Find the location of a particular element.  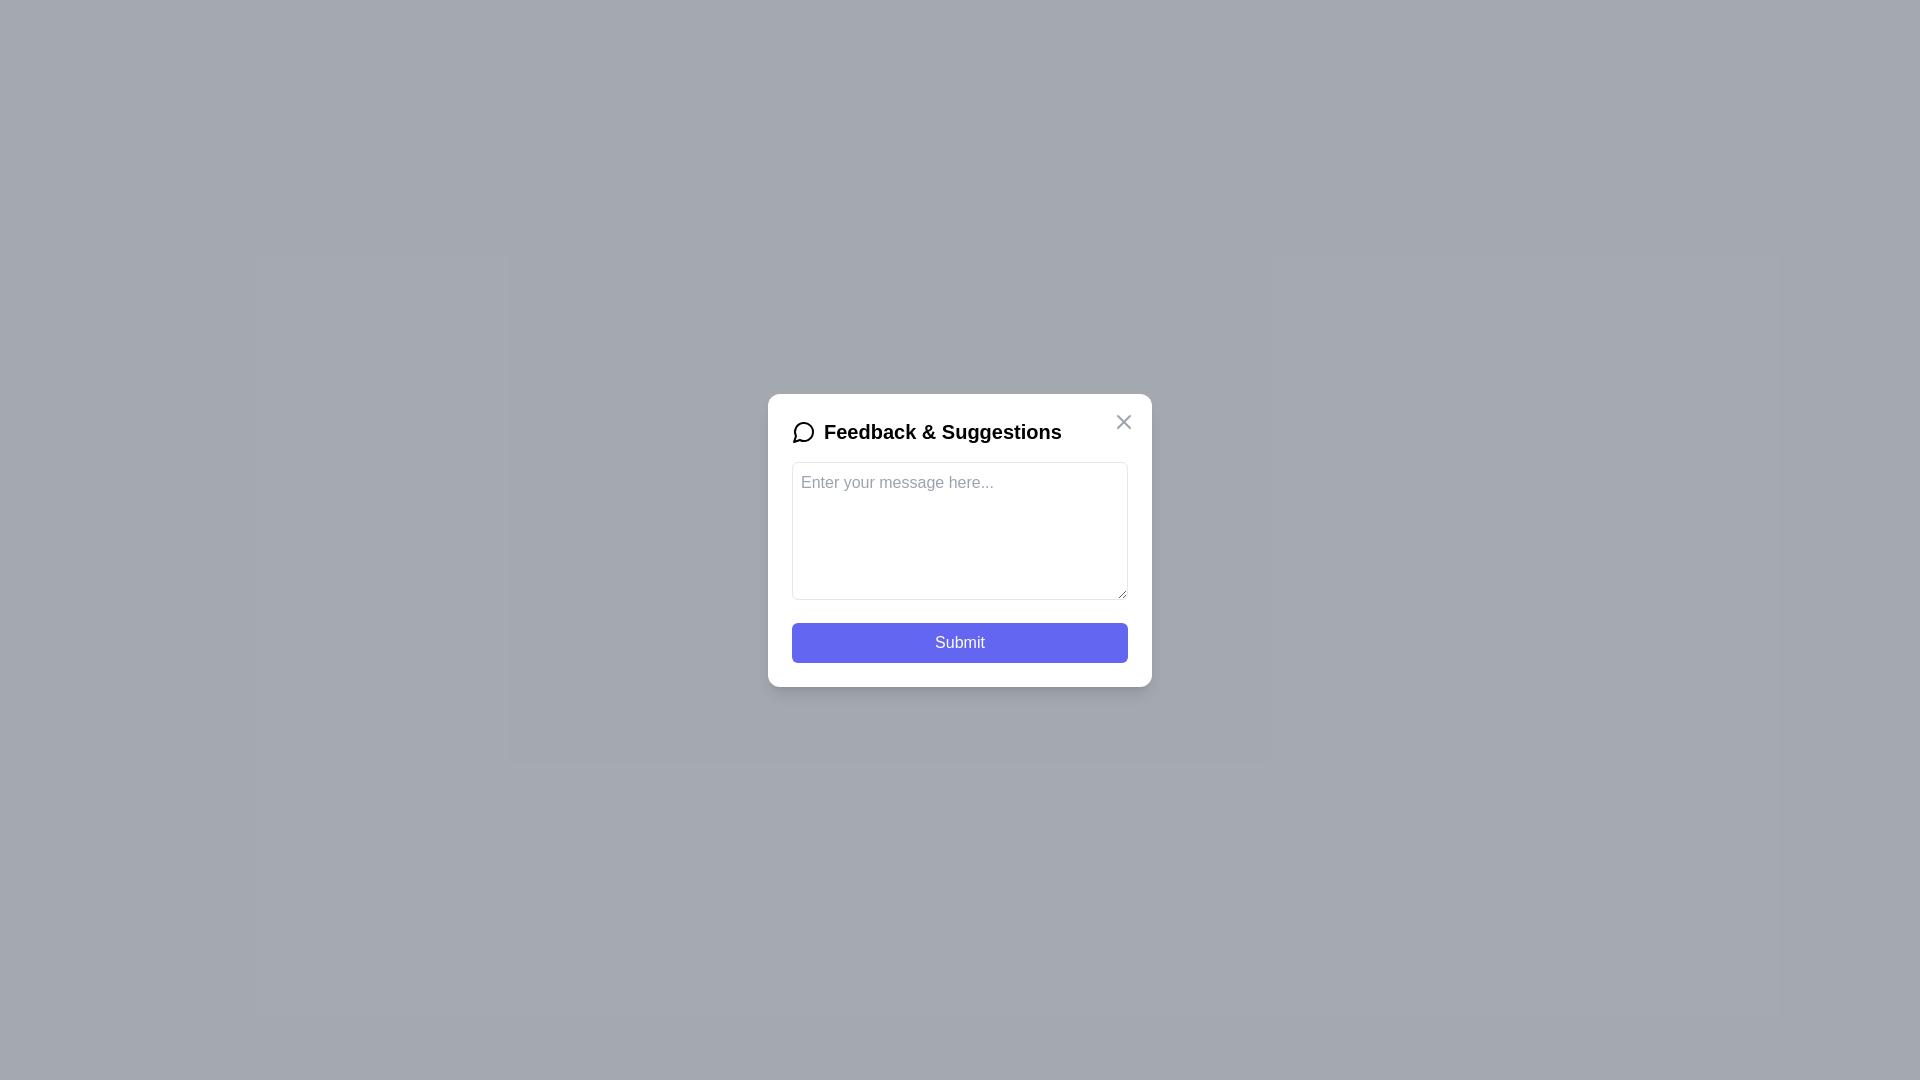

the close button located in the top-right corner of the feedback dialog box is located at coordinates (1123, 420).